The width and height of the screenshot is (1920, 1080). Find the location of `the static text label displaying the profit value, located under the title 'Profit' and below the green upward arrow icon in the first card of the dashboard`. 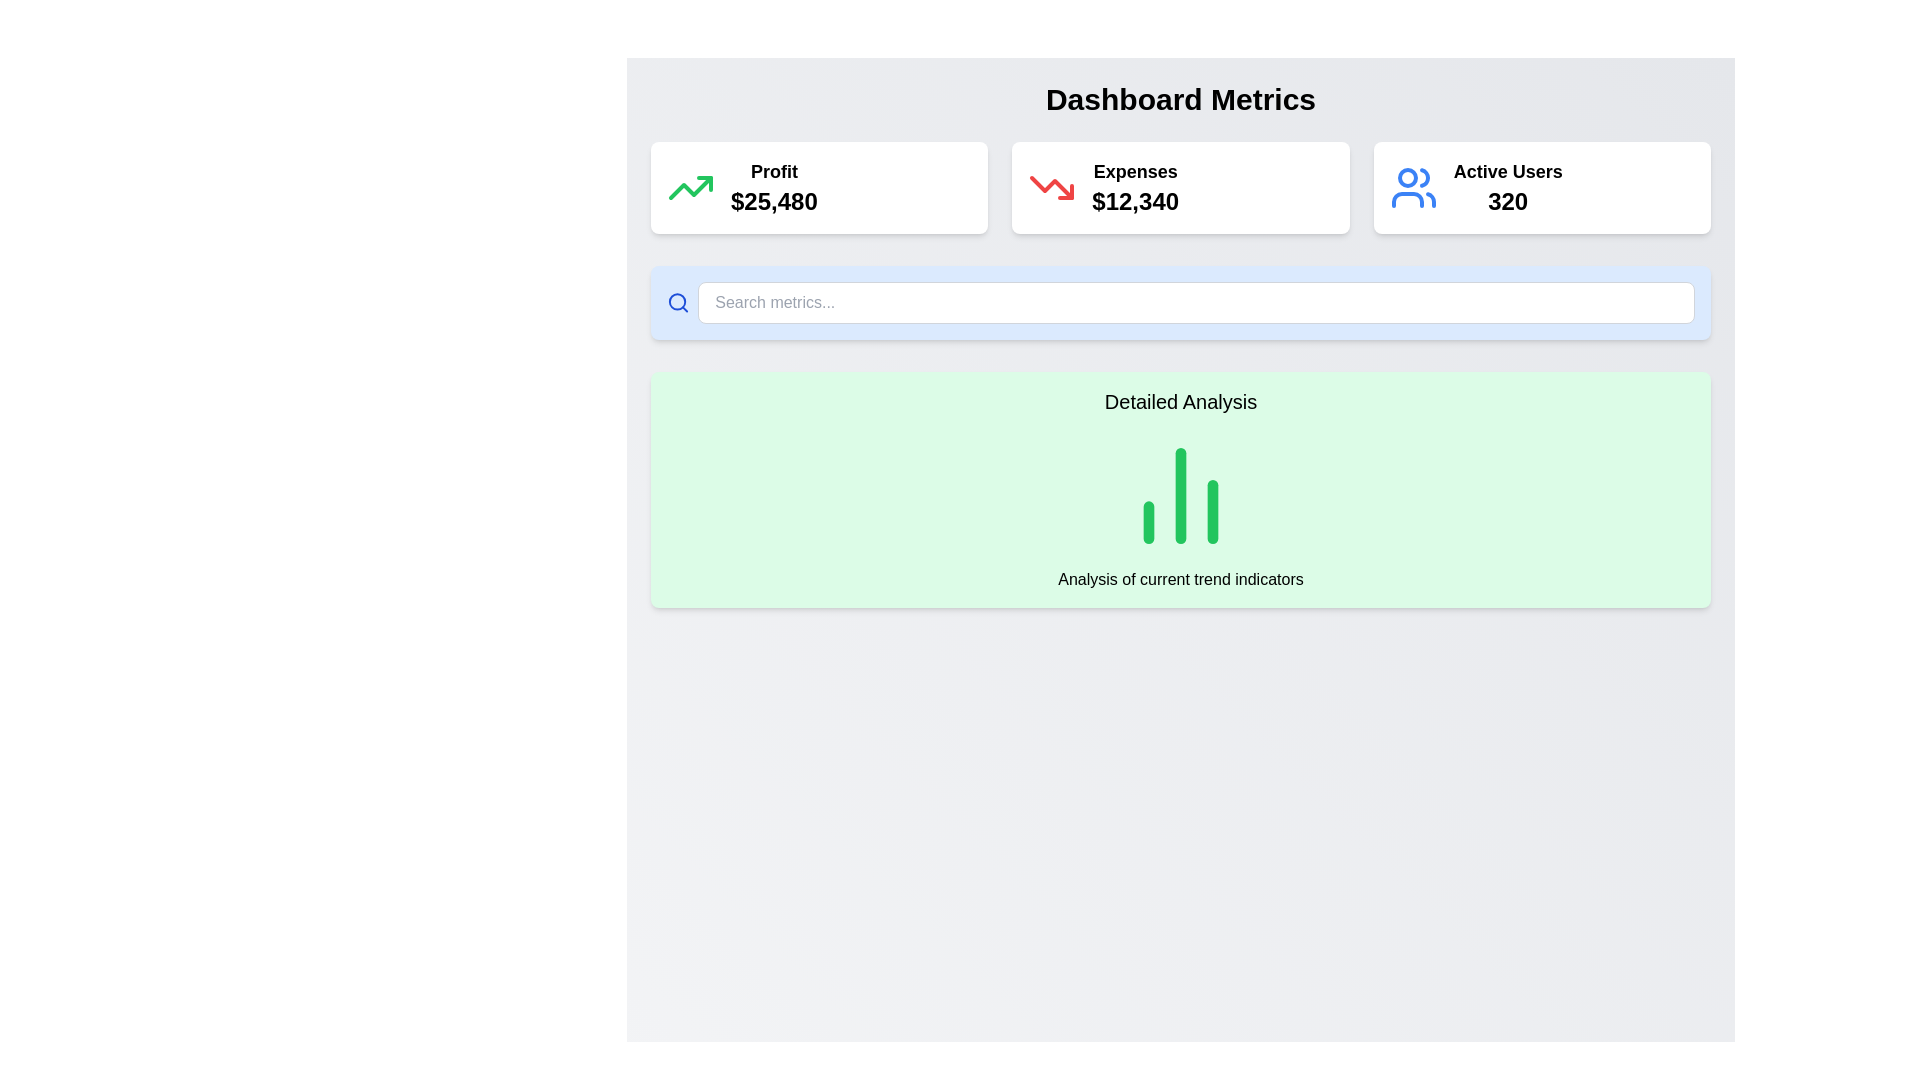

the static text label displaying the profit value, located under the title 'Profit' and below the green upward arrow icon in the first card of the dashboard is located at coordinates (773, 201).